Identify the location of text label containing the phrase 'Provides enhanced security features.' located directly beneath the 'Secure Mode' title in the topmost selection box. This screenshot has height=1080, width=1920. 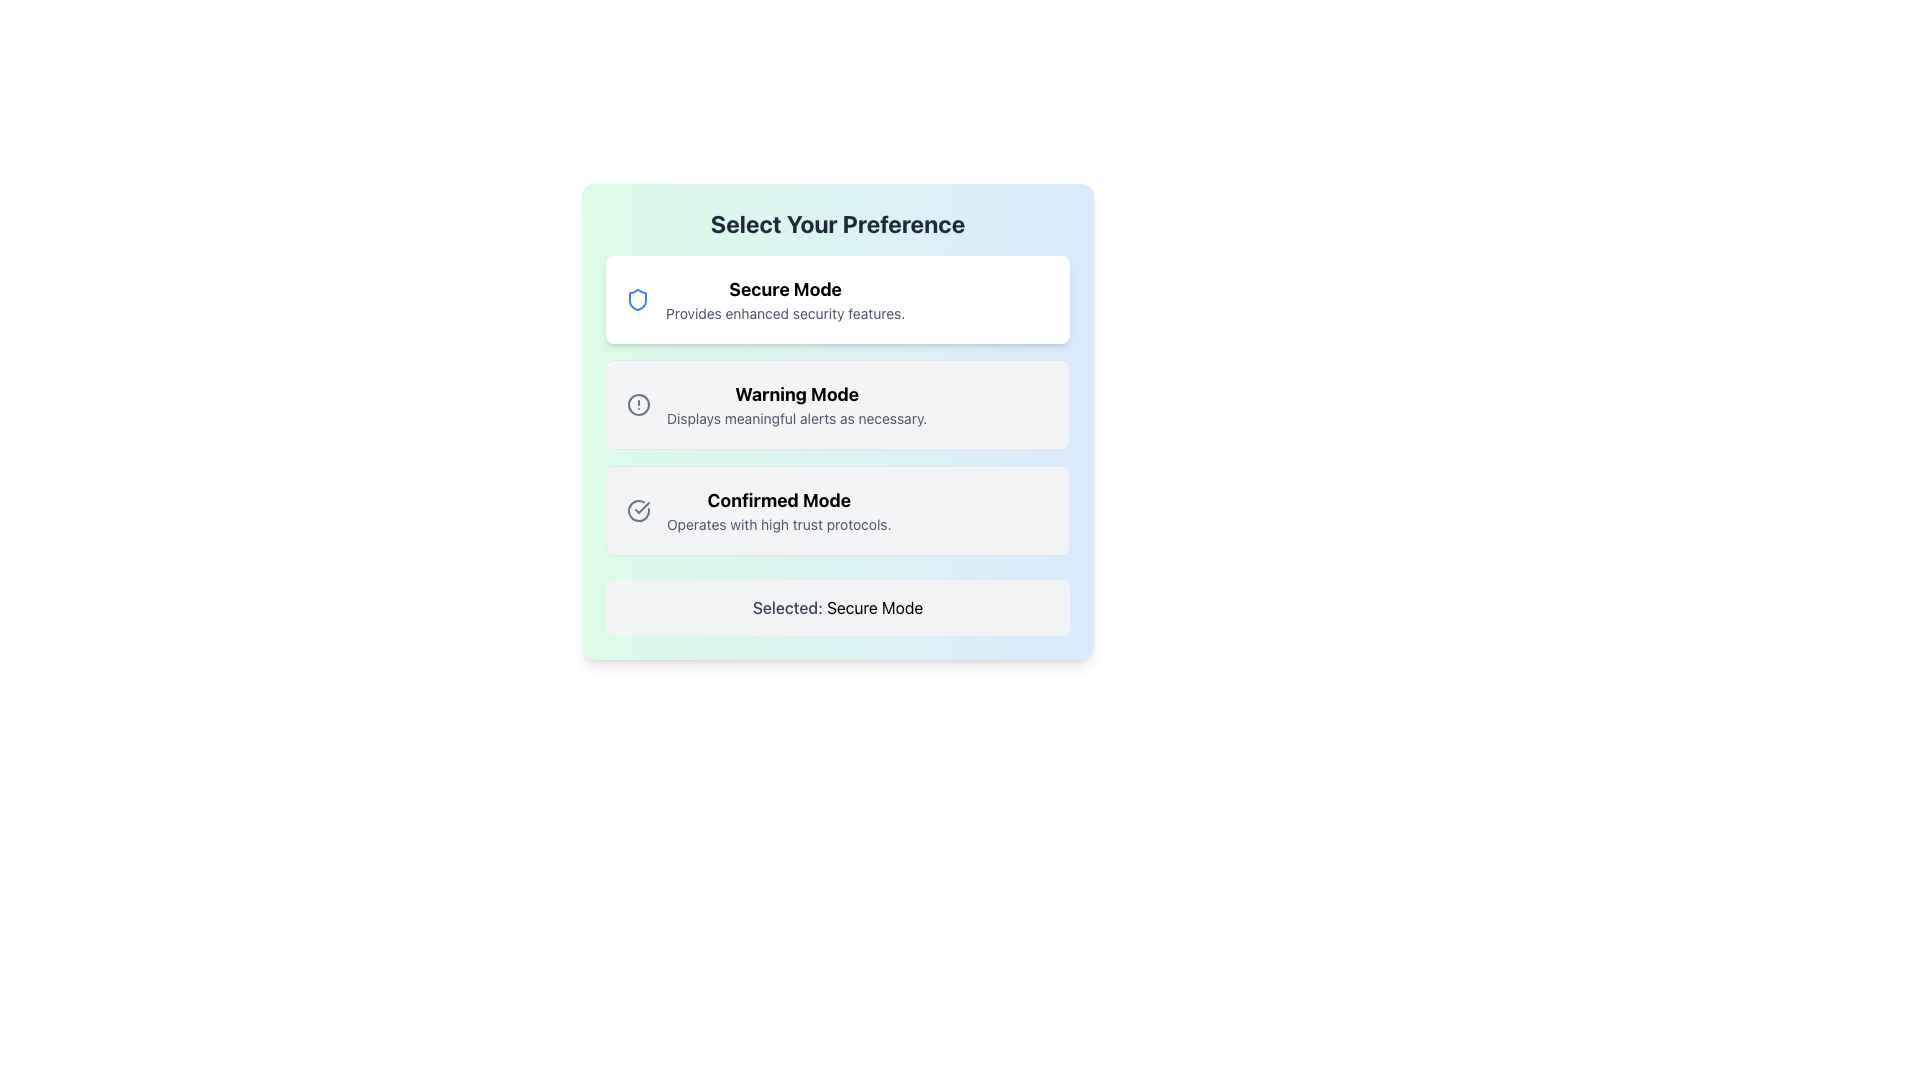
(784, 313).